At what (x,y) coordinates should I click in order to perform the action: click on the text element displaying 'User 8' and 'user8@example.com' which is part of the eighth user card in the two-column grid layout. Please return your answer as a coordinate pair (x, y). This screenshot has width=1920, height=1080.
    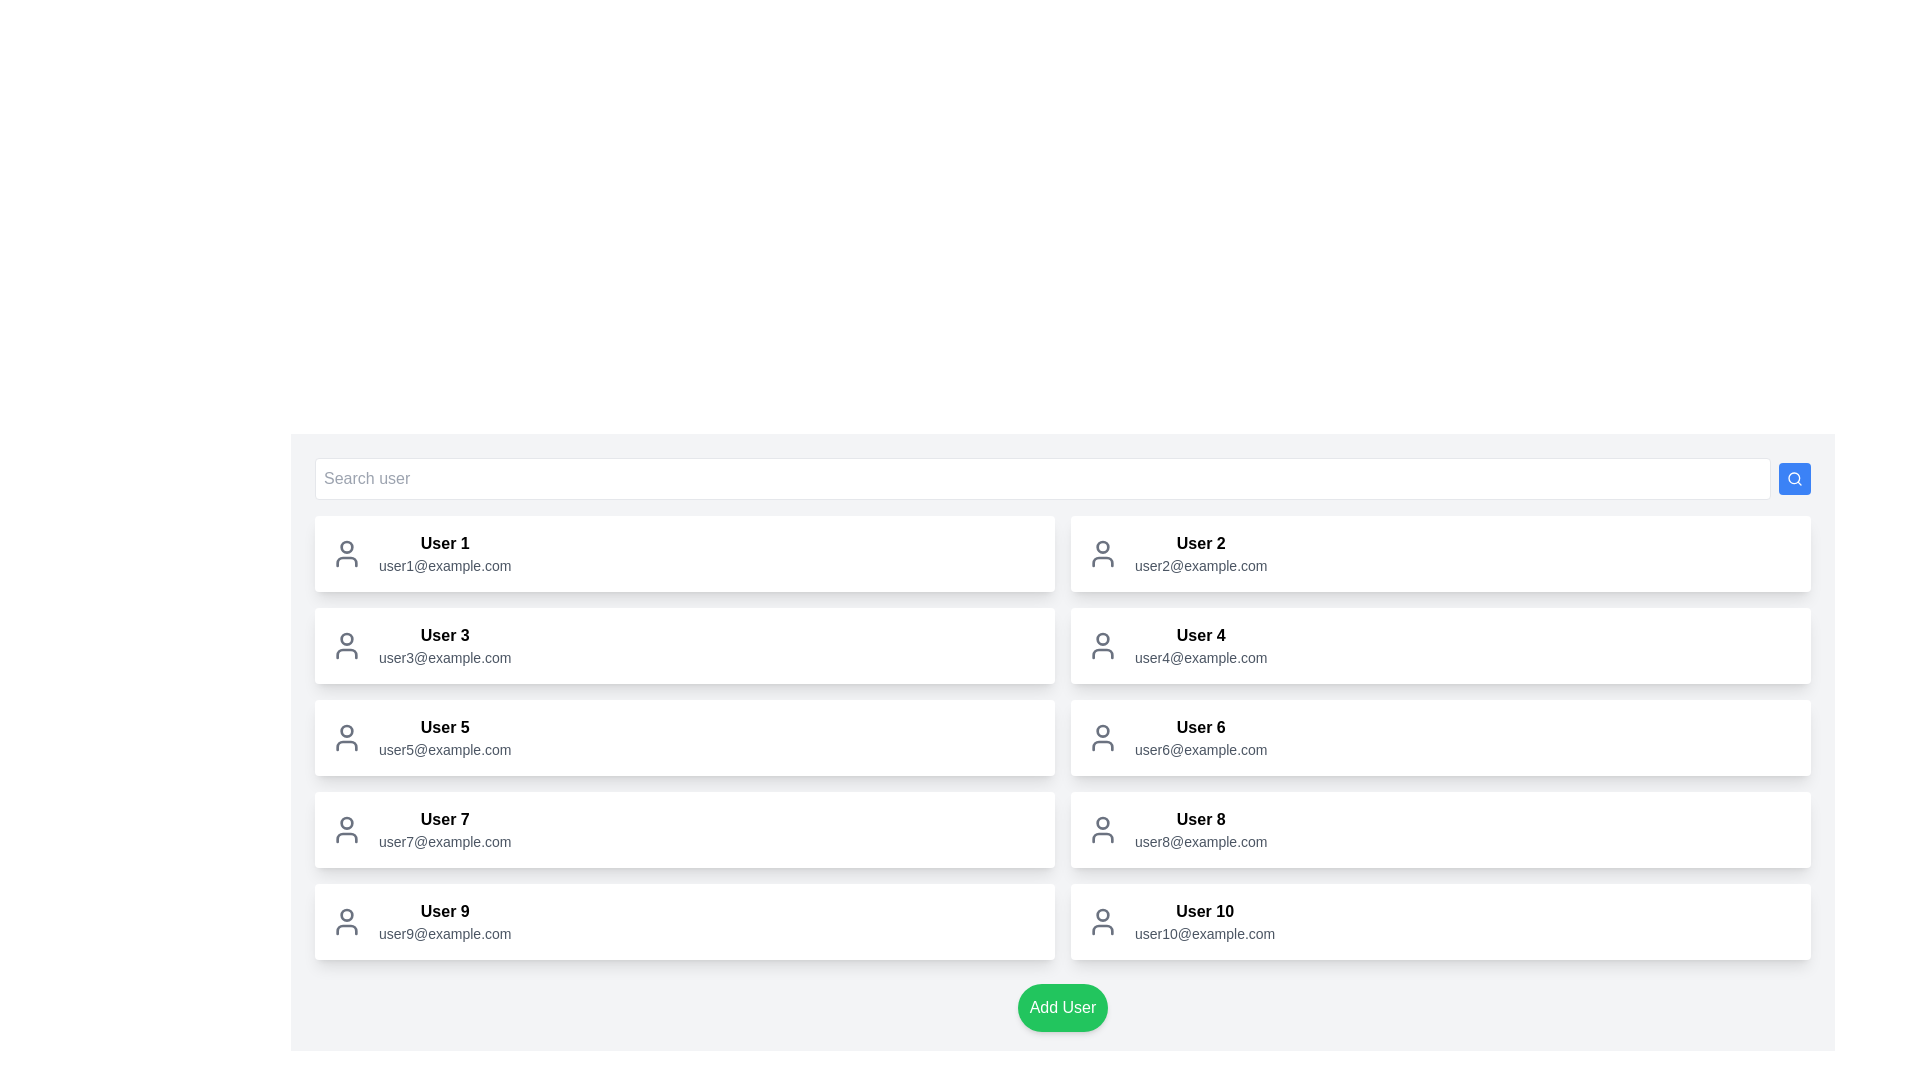
    Looking at the image, I should click on (1200, 829).